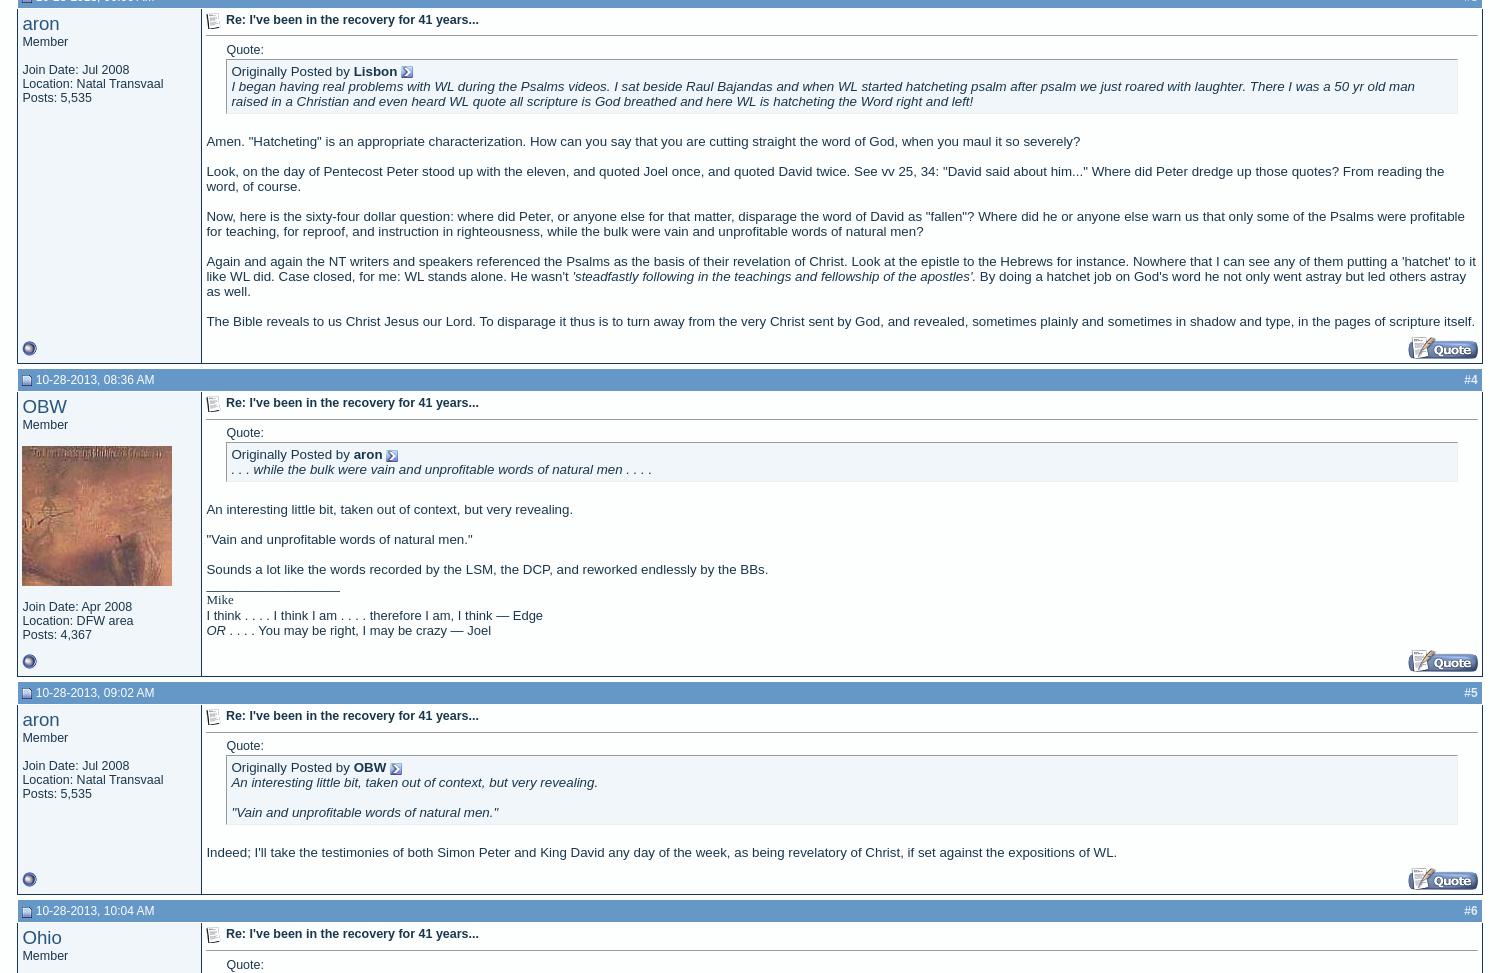 The height and width of the screenshot is (973, 1500). I want to click on '5', so click(1472, 690).